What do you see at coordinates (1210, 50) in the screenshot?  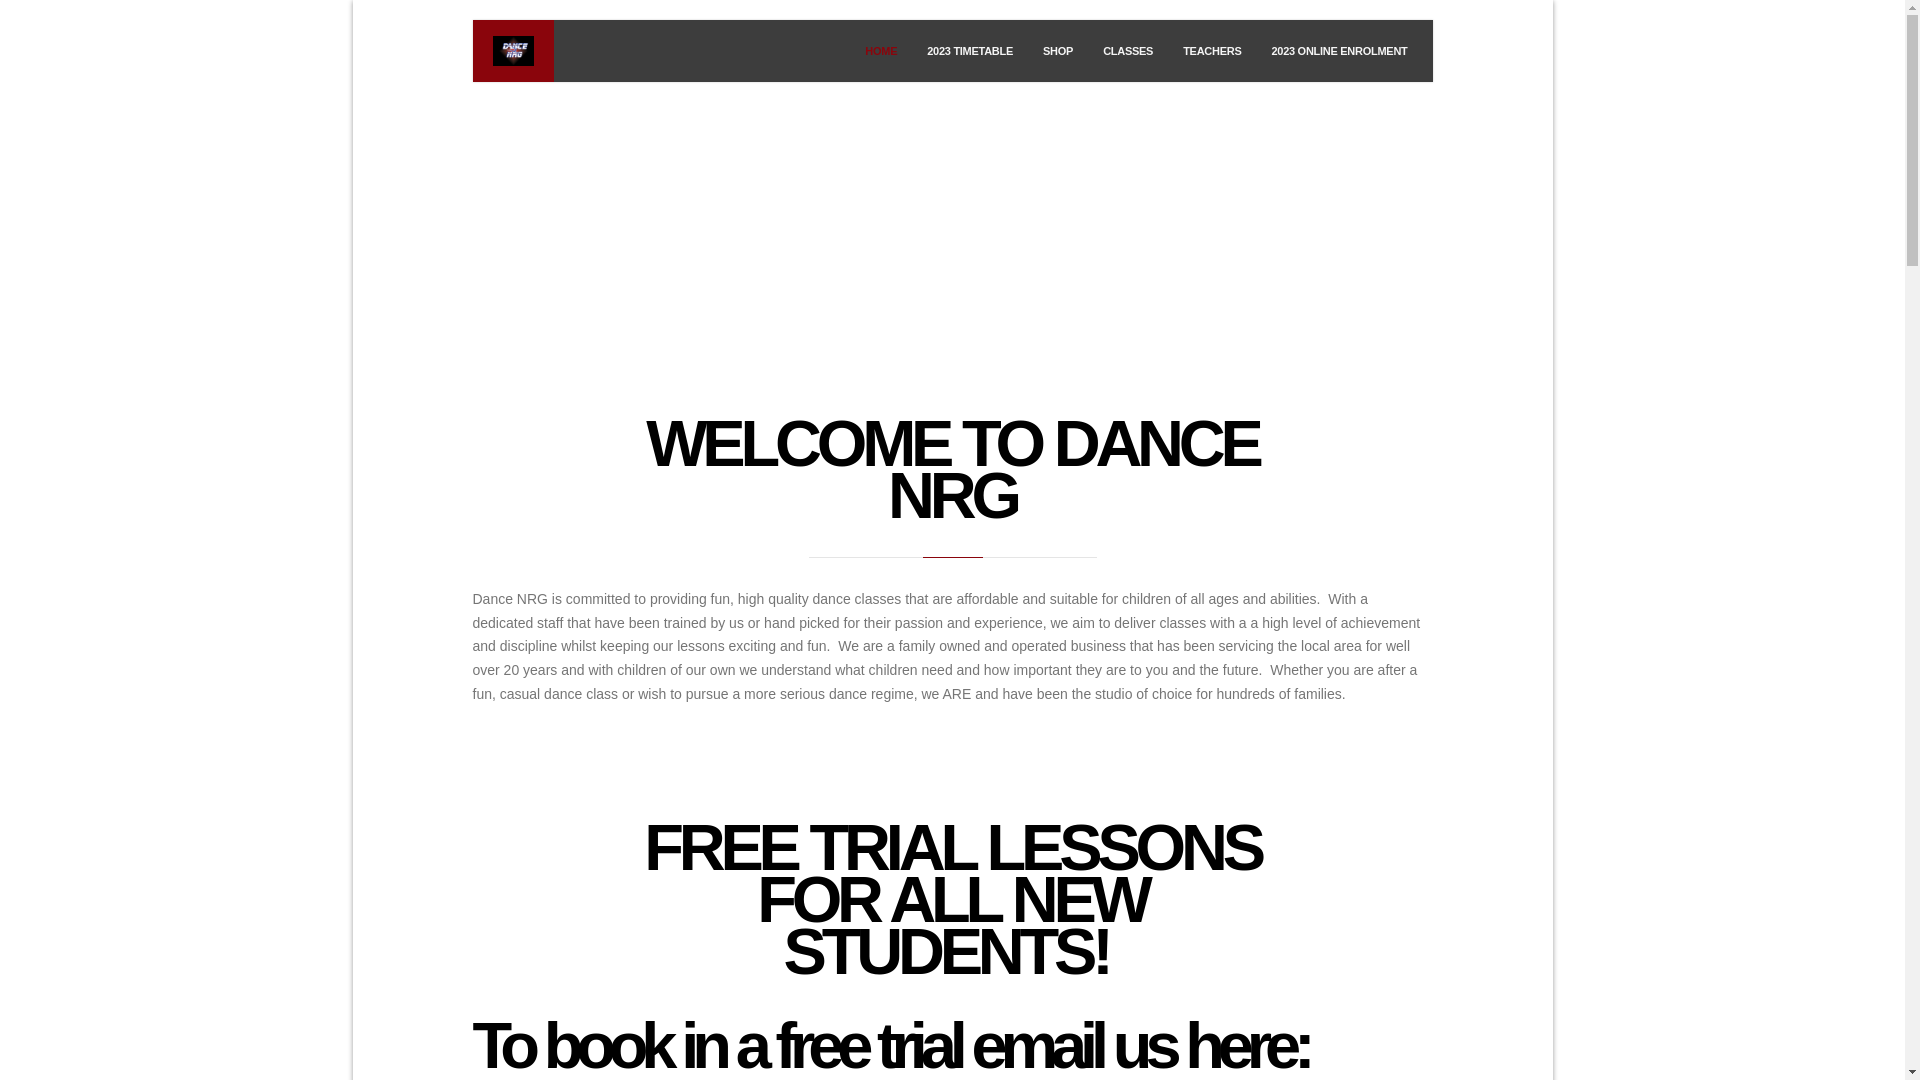 I see `'TEACHERS'` at bounding box center [1210, 50].